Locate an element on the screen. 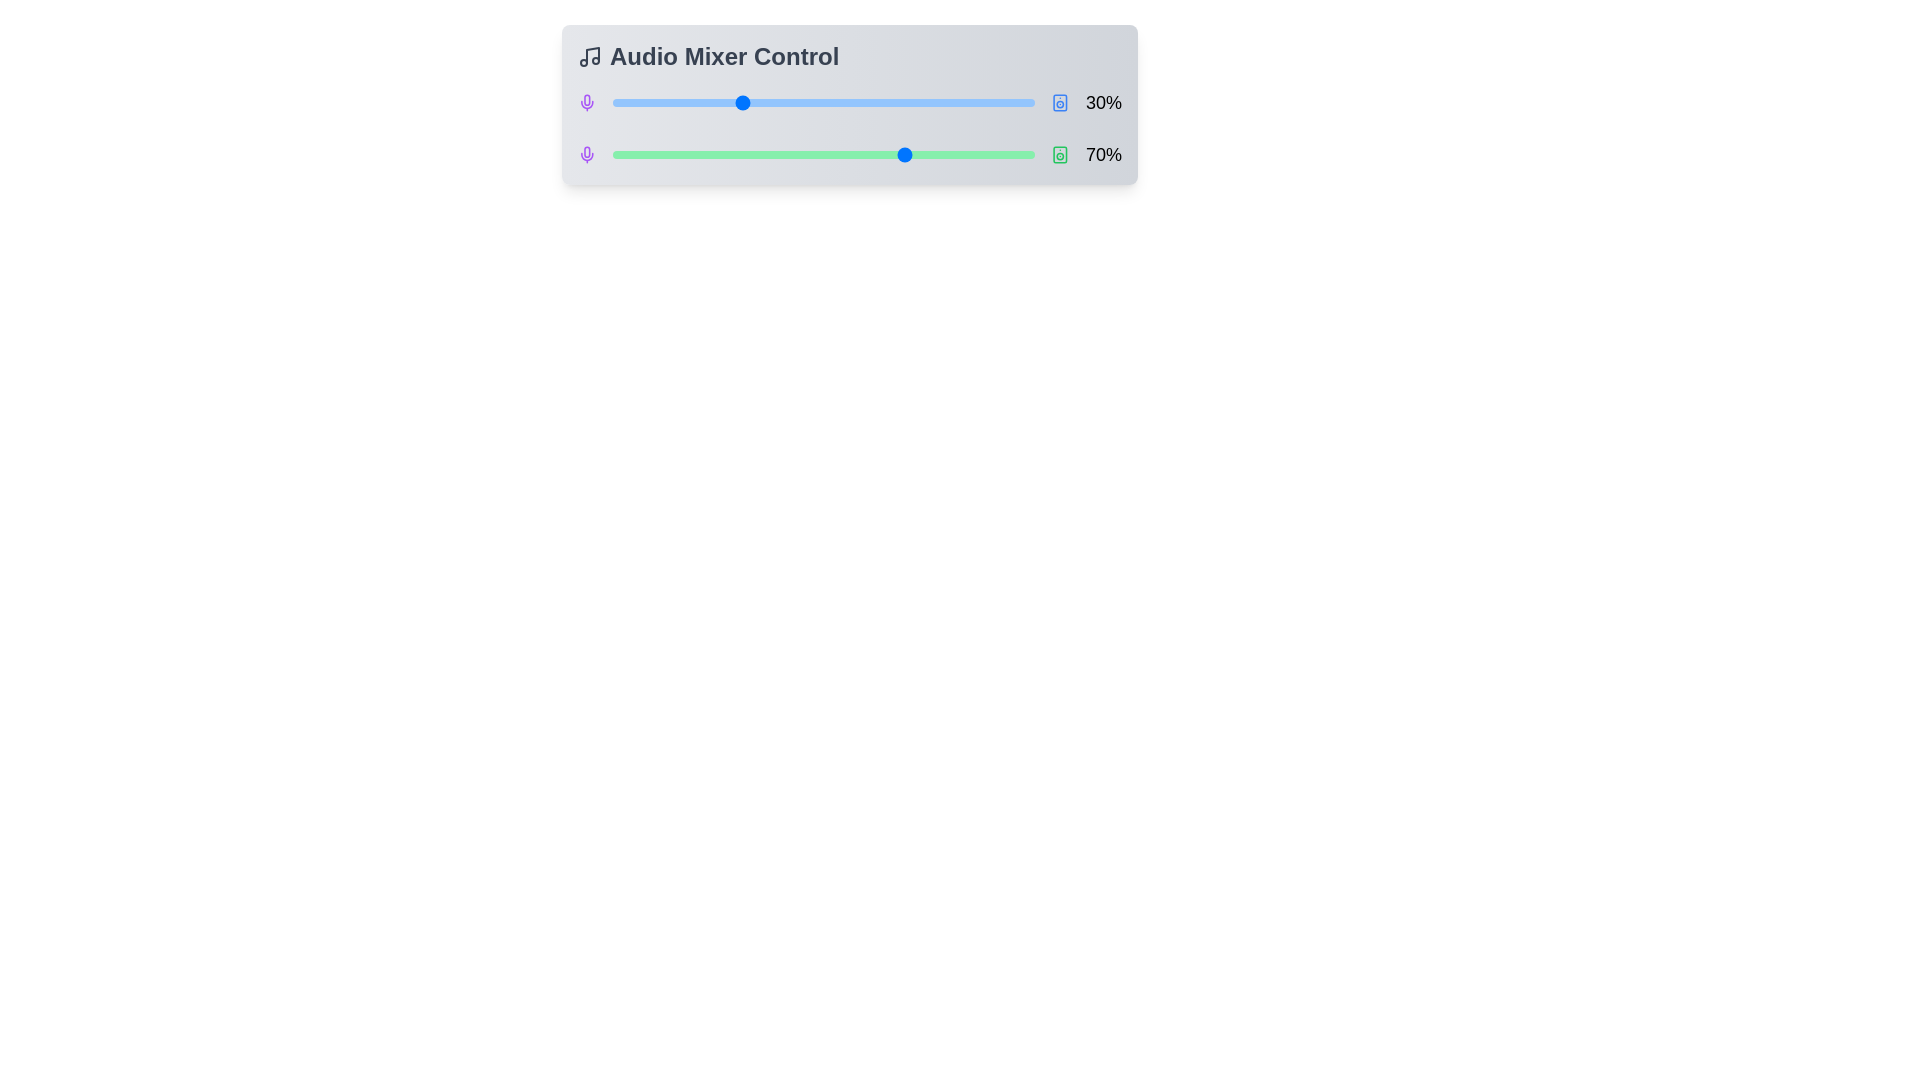 The width and height of the screenshot is (1920, 1080). the slider is located at coordinates (780, 103).